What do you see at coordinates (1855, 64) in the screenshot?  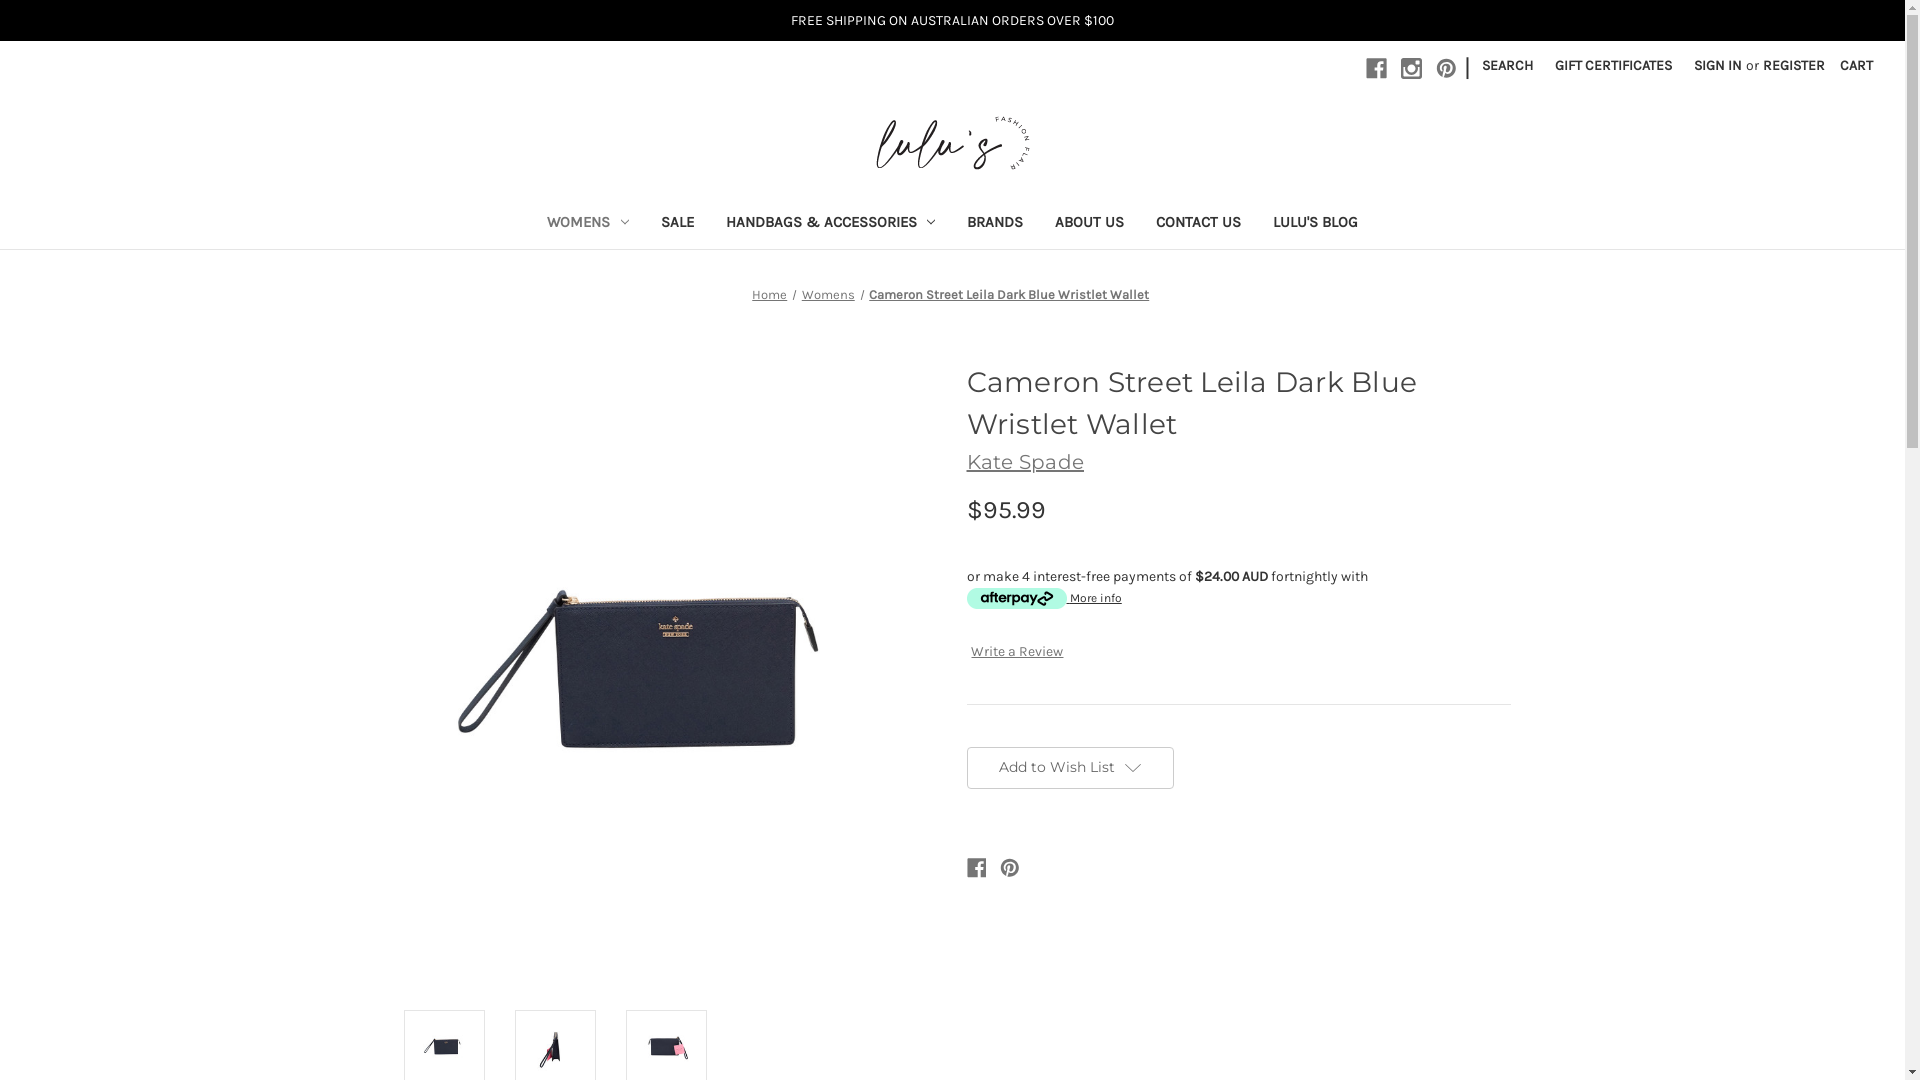 I see `'CART'` at bounding box center [1855, 64].